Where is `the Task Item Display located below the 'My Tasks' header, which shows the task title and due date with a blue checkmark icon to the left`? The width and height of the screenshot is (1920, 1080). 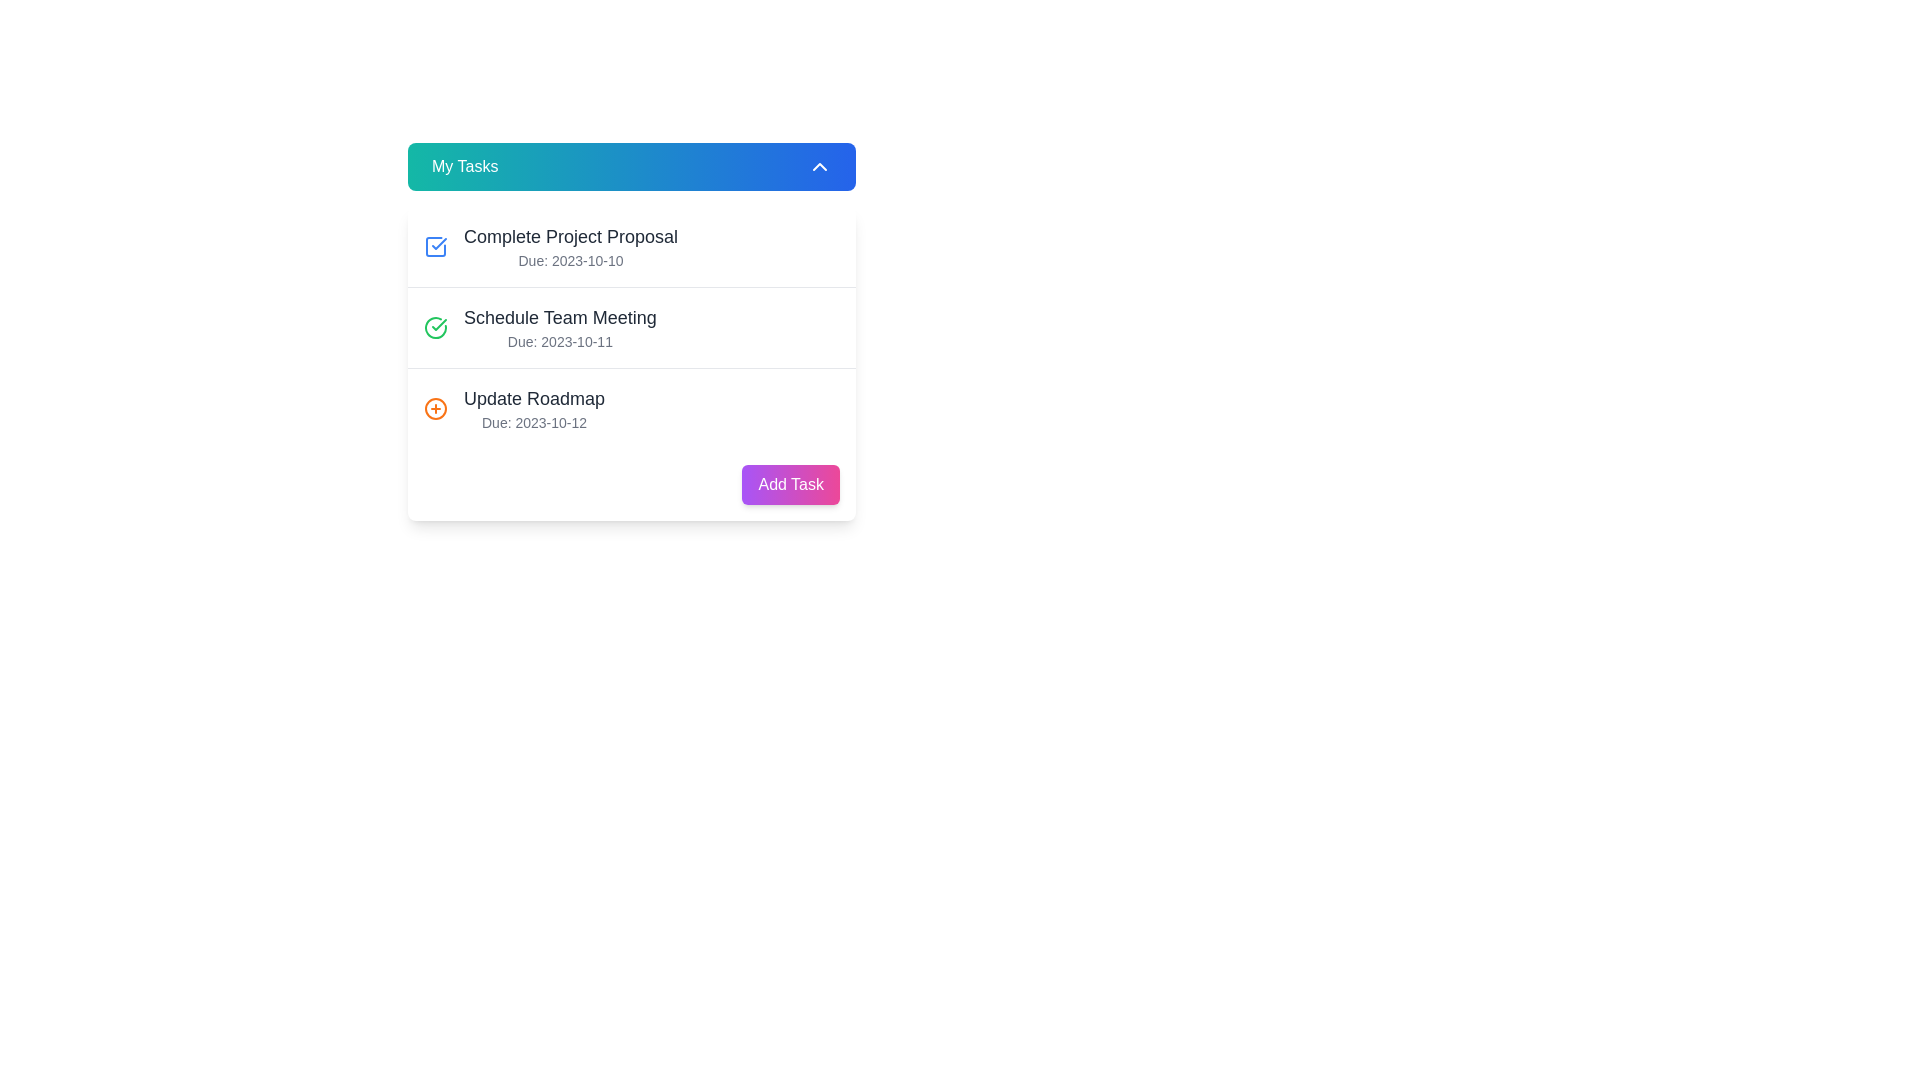 the Task Item Display located below the 'My Tasks' header, which shows the task title and due date with a blue checkmark icon to the left is located at coordinates (570, 245).